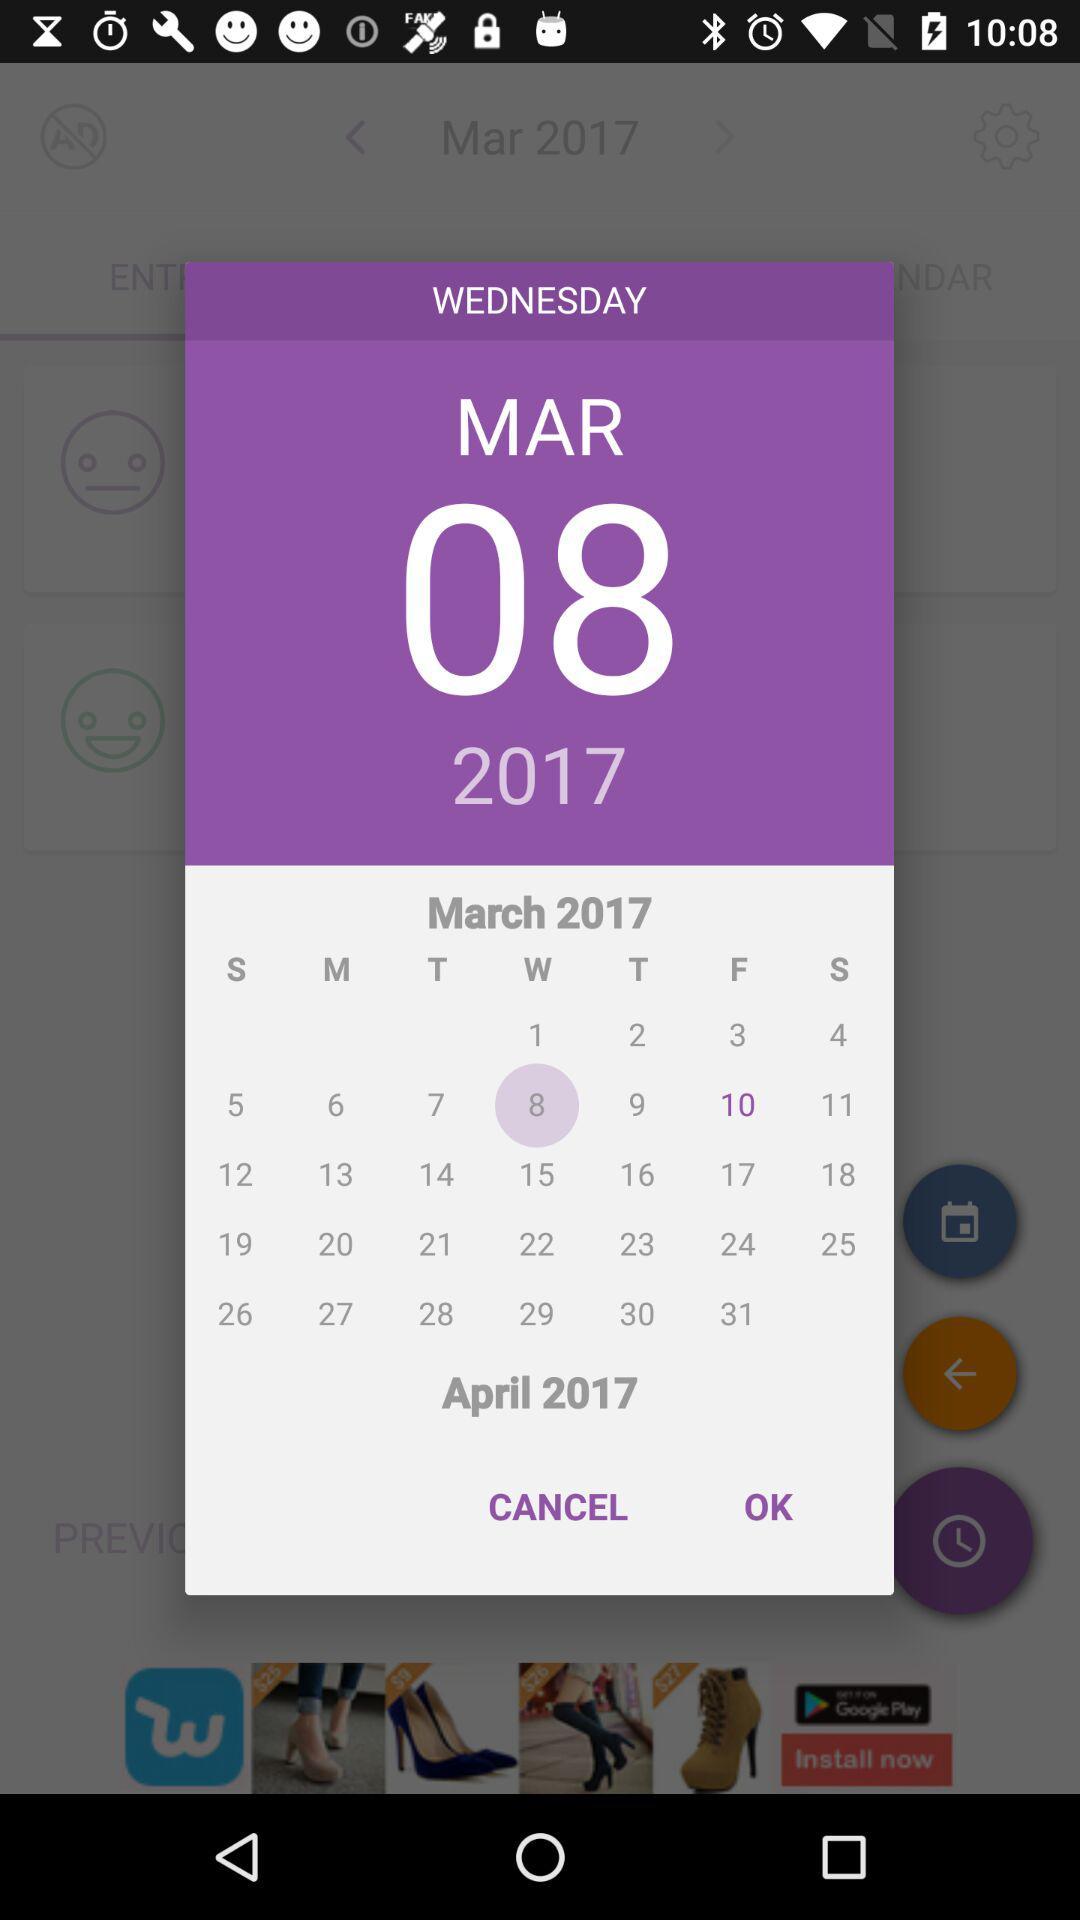  I want to click on the cancel item, so click(558, 1506).